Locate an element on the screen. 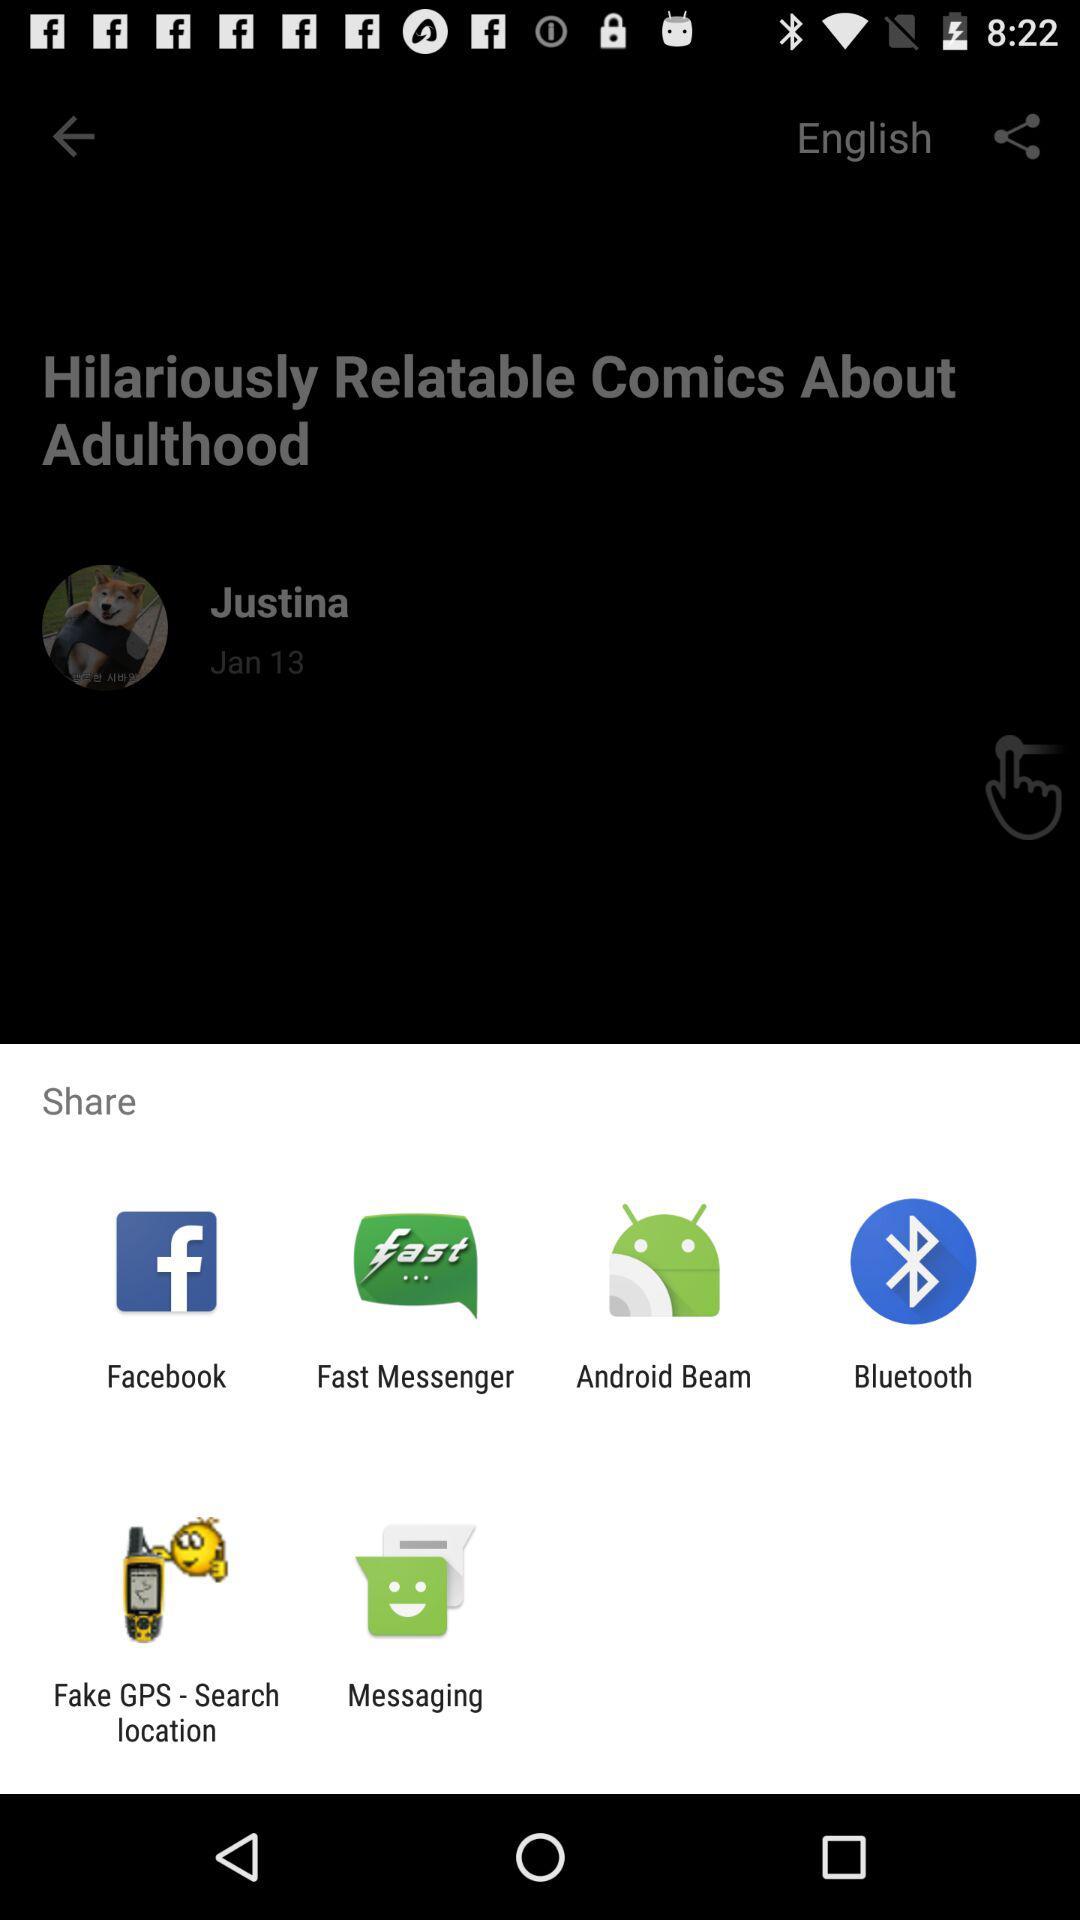 The height and width of the screenshot is (1920, 1080). app to the left of the bluetooth item is located at coordinates (664, 1392).